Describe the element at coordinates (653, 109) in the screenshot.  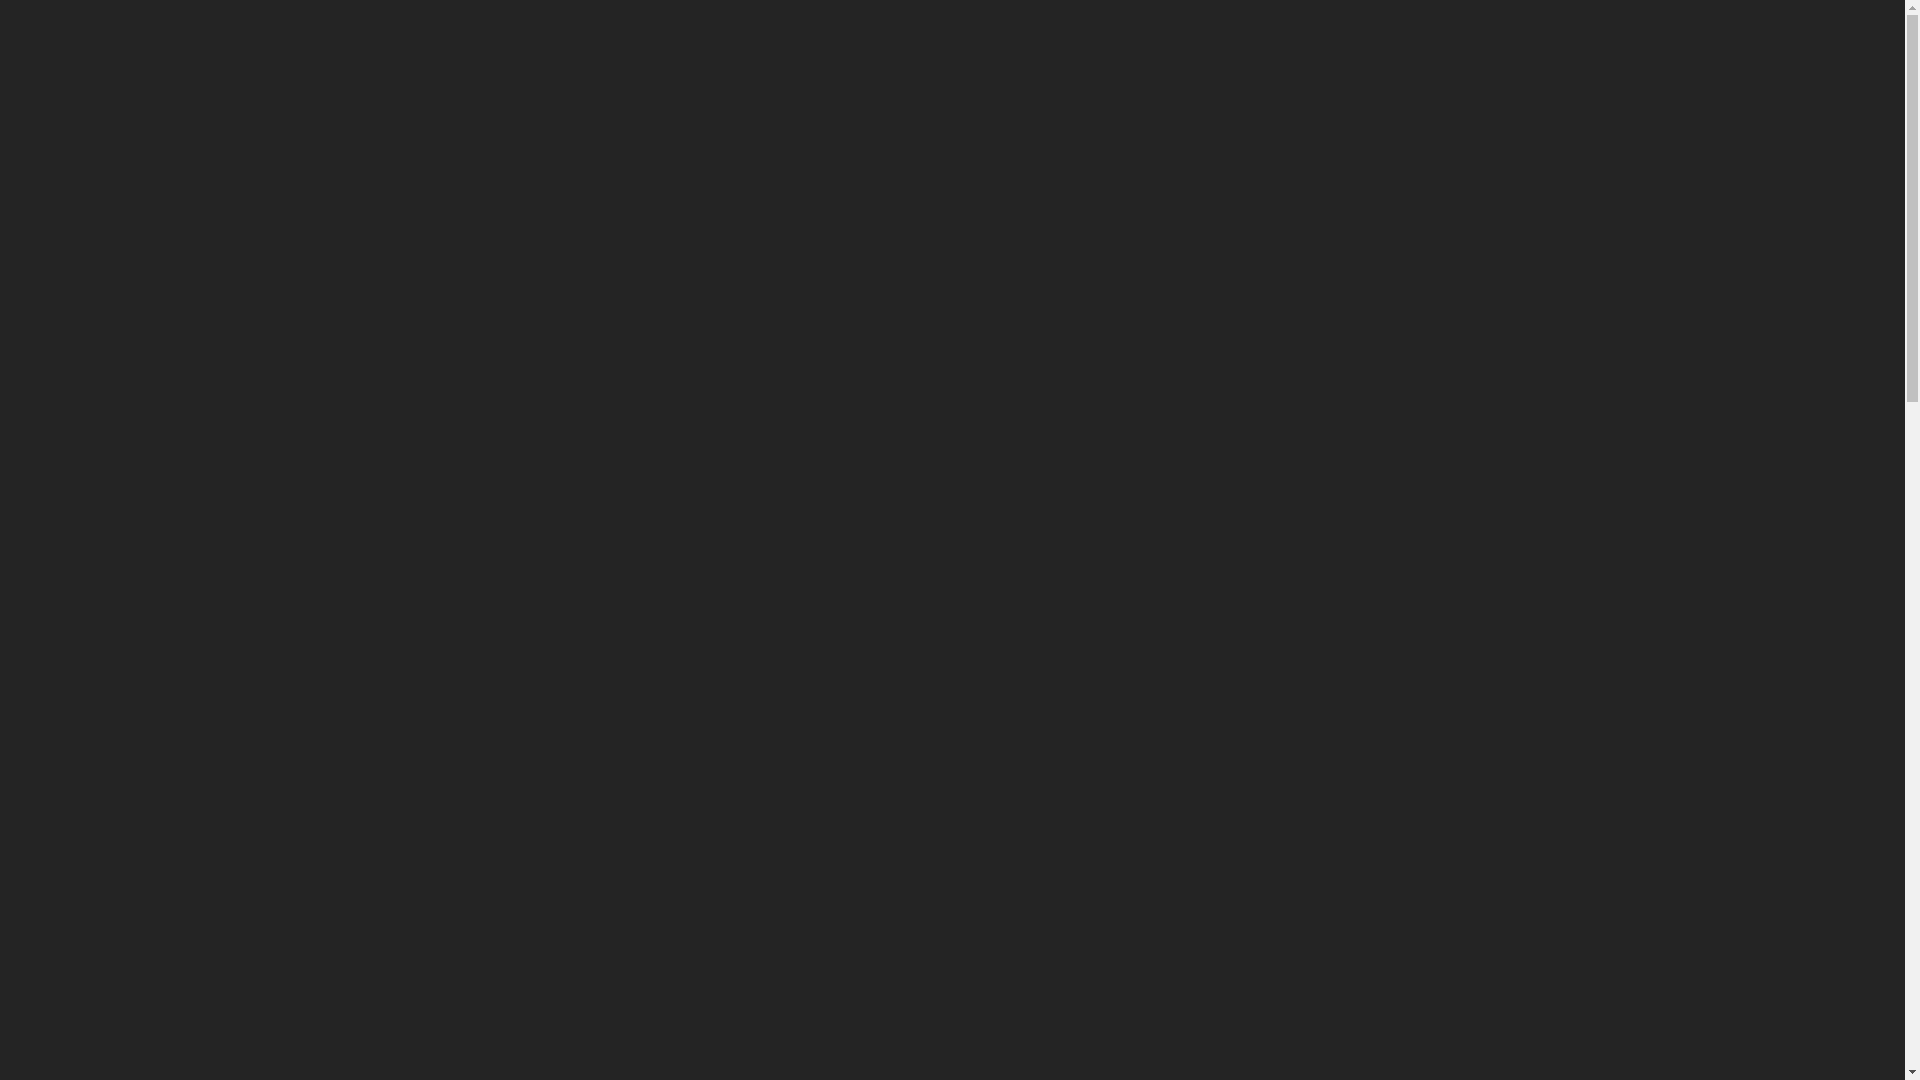
I see `'SERVICES'` at that location.